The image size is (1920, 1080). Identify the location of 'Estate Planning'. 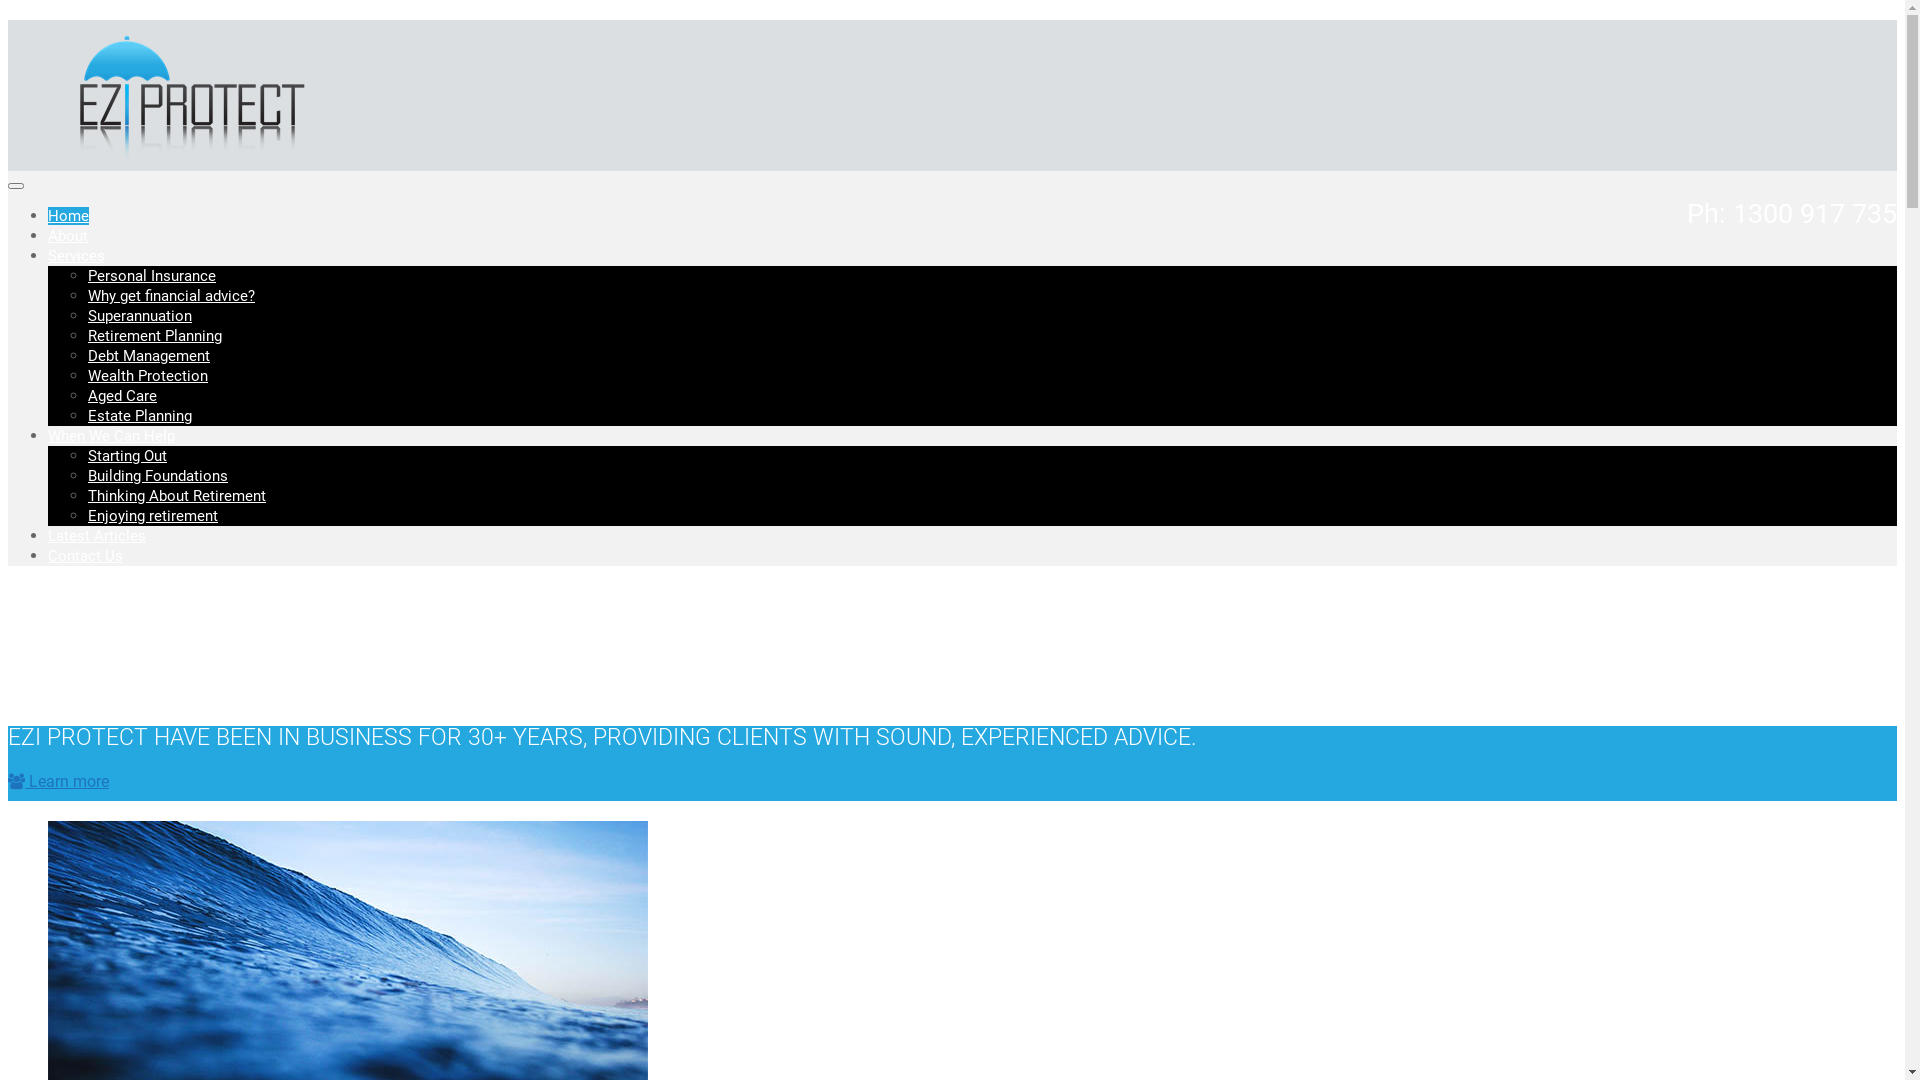
(86, 415).